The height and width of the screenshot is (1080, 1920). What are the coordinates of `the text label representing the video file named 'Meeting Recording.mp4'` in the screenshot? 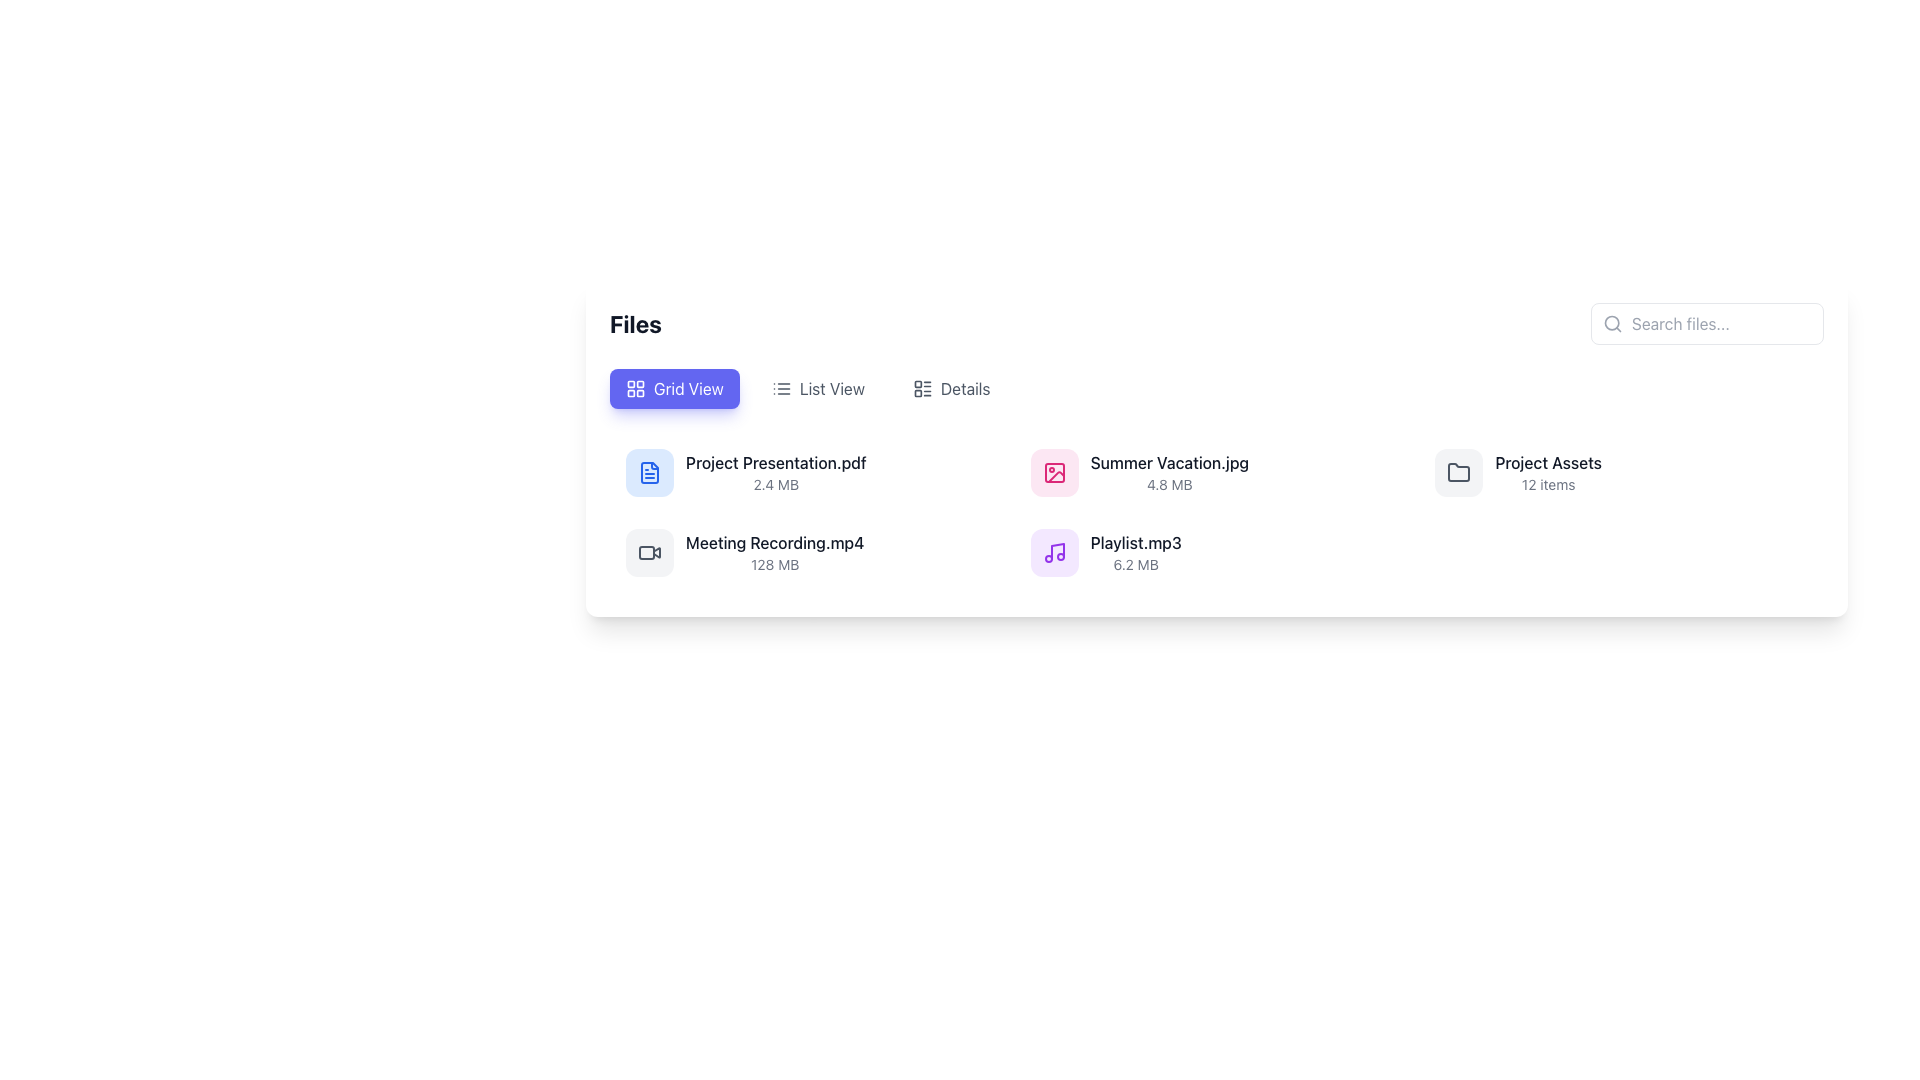 It's located at (774, 543).